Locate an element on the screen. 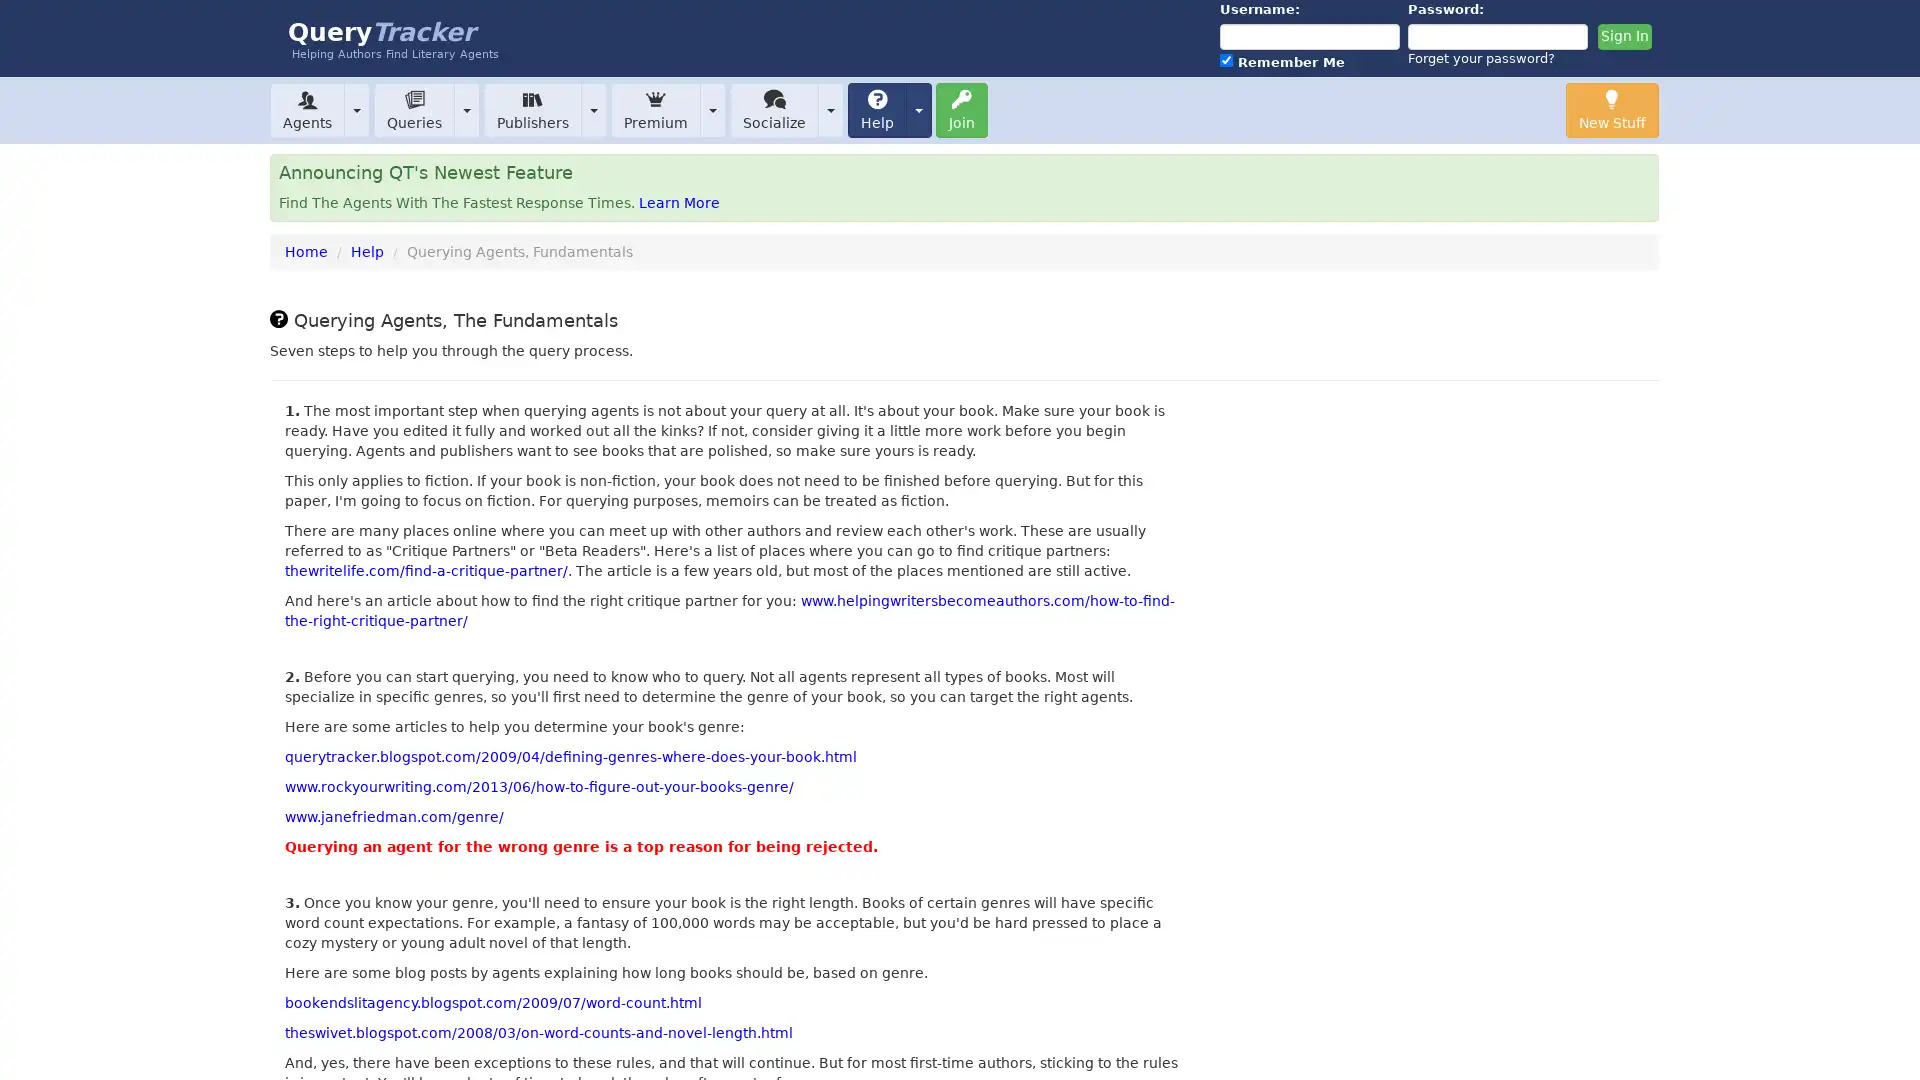  Toggle Dropdown is located at coordinates (713, 109).